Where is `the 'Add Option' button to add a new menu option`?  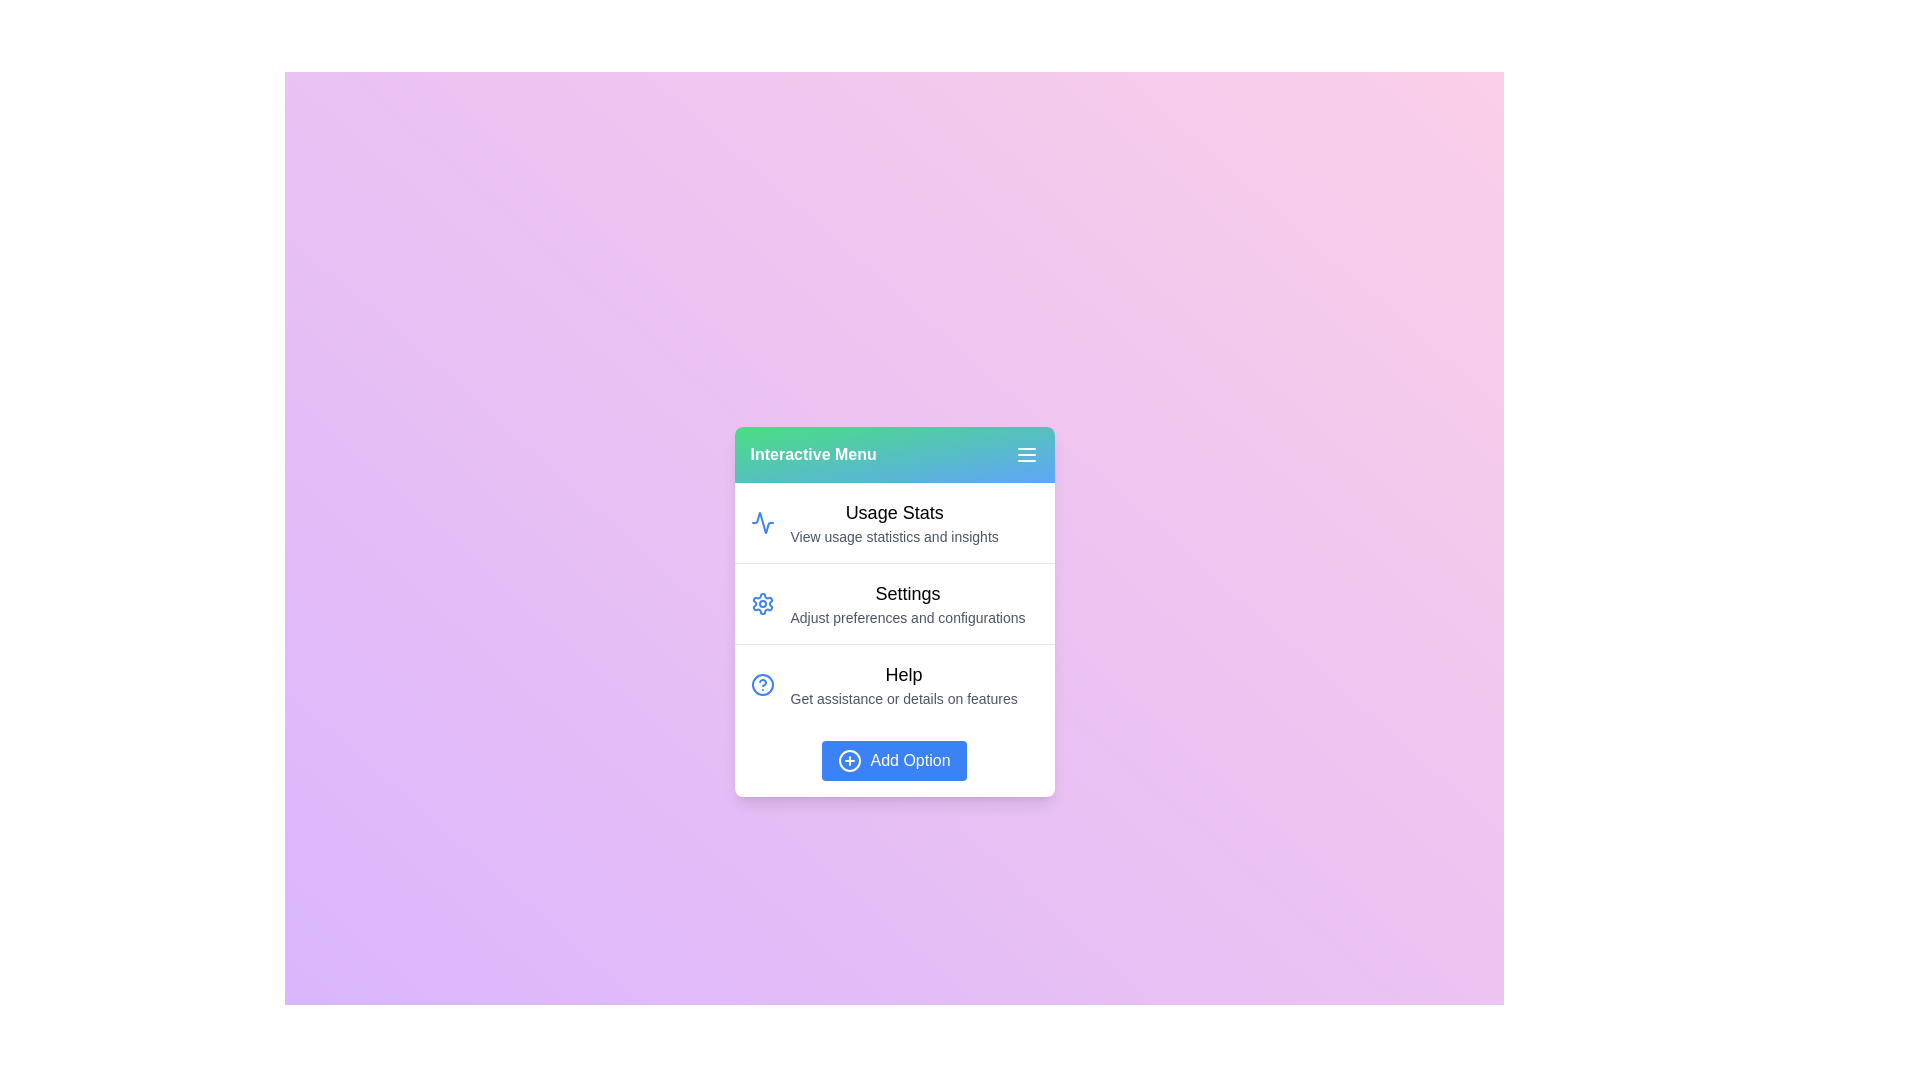
the 'Add Option' button to add a new menu option is located at coordinates (893, 760).